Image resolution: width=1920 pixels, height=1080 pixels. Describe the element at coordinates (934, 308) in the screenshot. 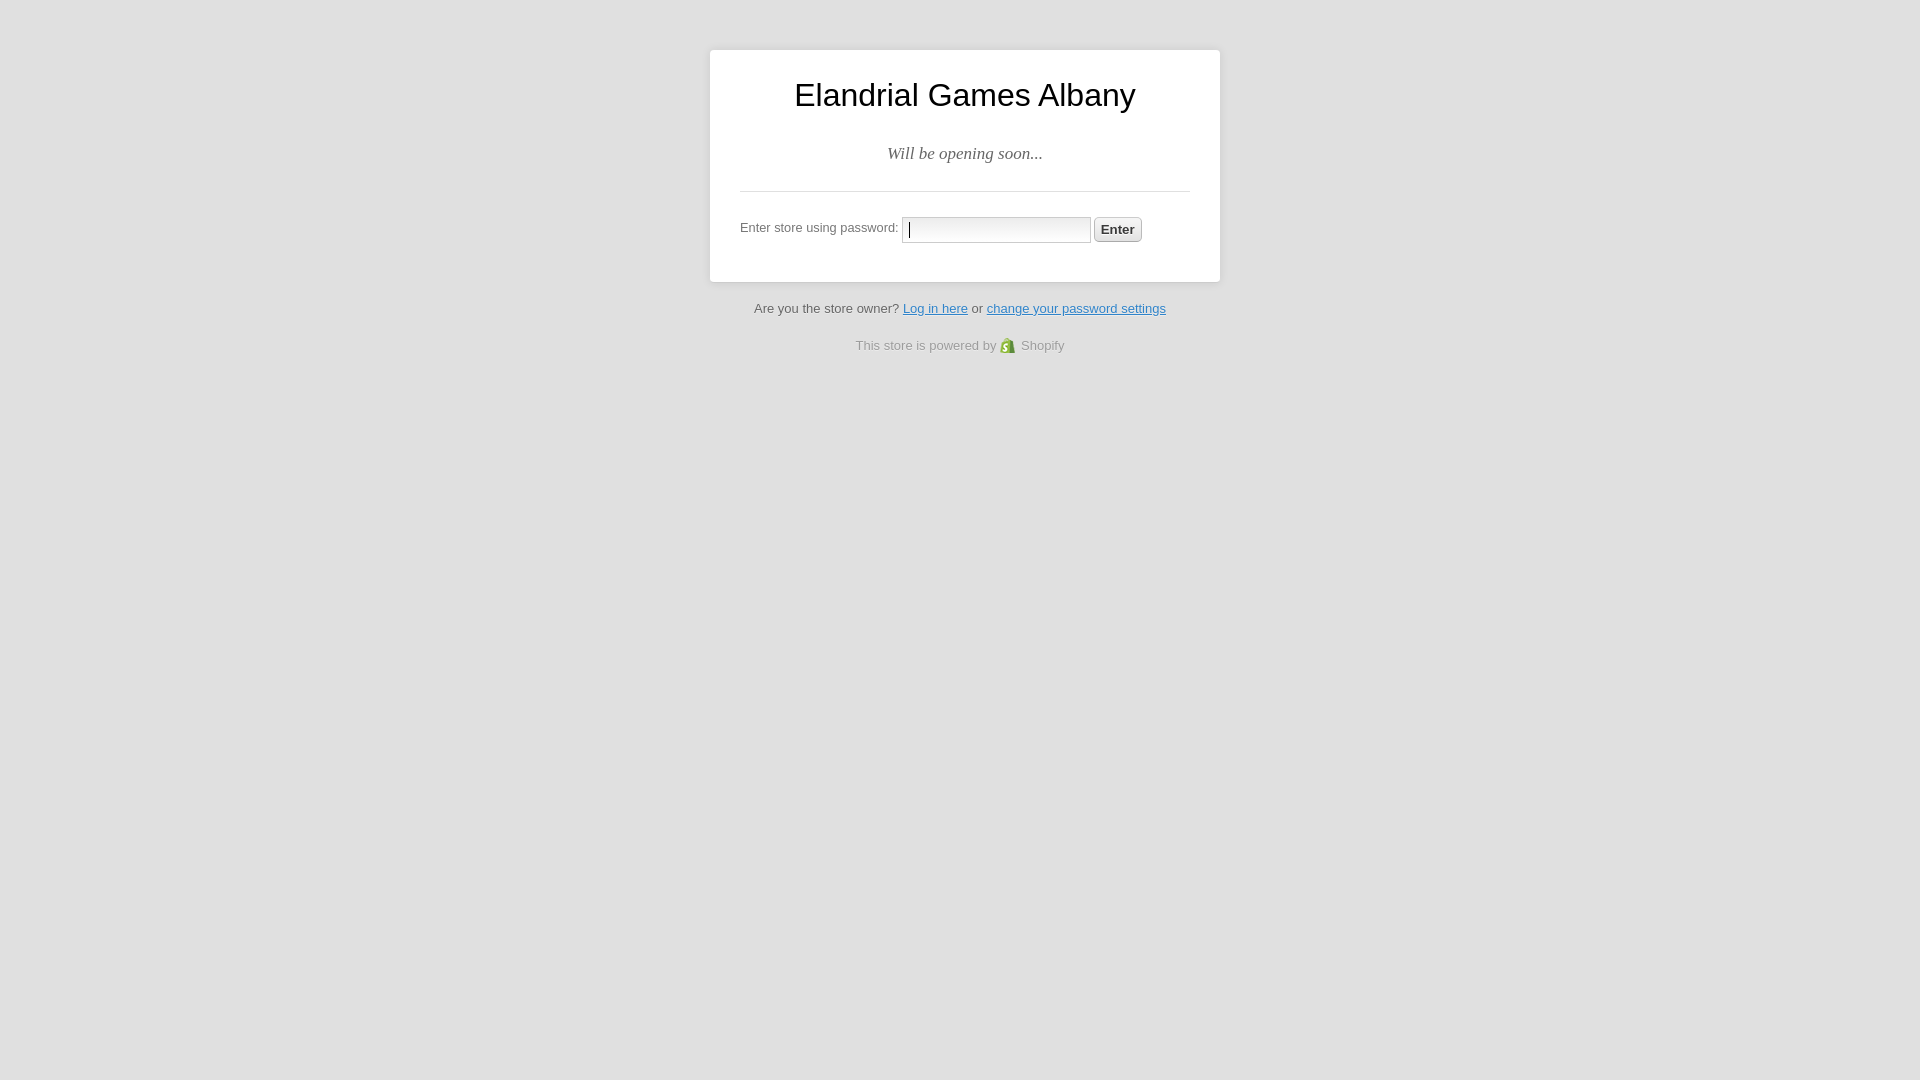

I see `'Log in here'` at that location.